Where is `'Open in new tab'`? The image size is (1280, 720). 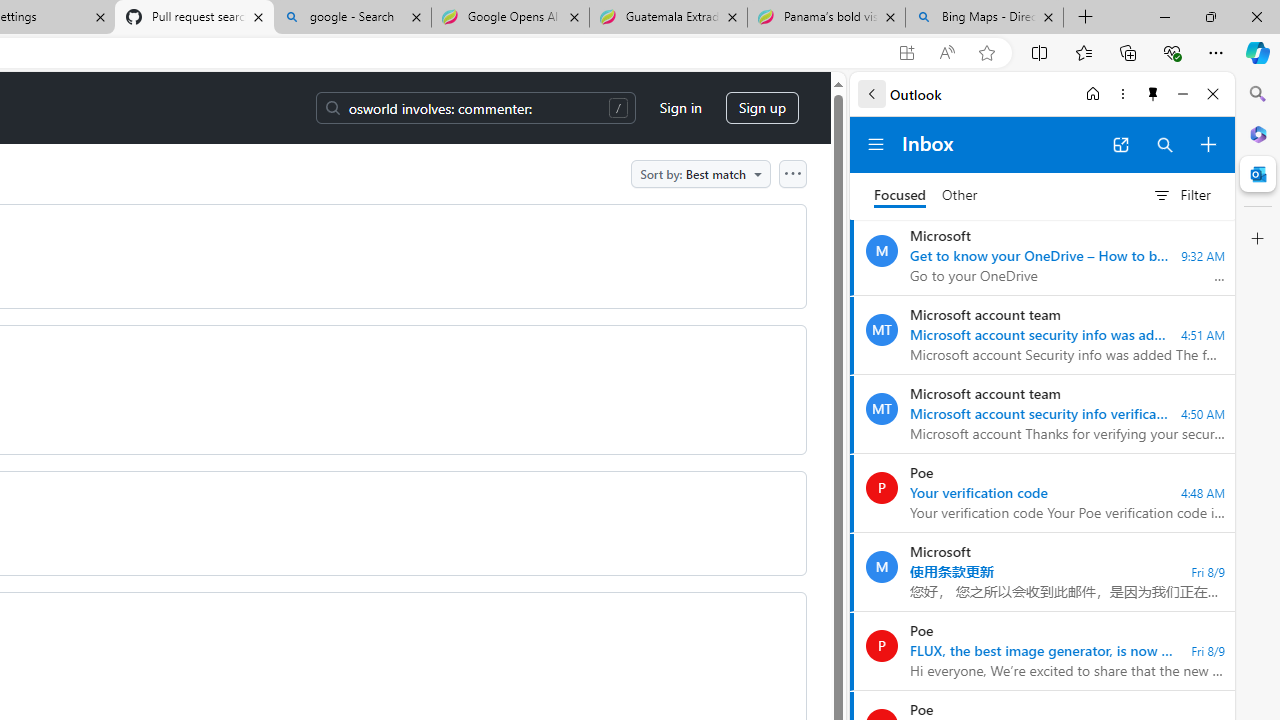
'Open in new tab' is located at coordinates (1120, 144).